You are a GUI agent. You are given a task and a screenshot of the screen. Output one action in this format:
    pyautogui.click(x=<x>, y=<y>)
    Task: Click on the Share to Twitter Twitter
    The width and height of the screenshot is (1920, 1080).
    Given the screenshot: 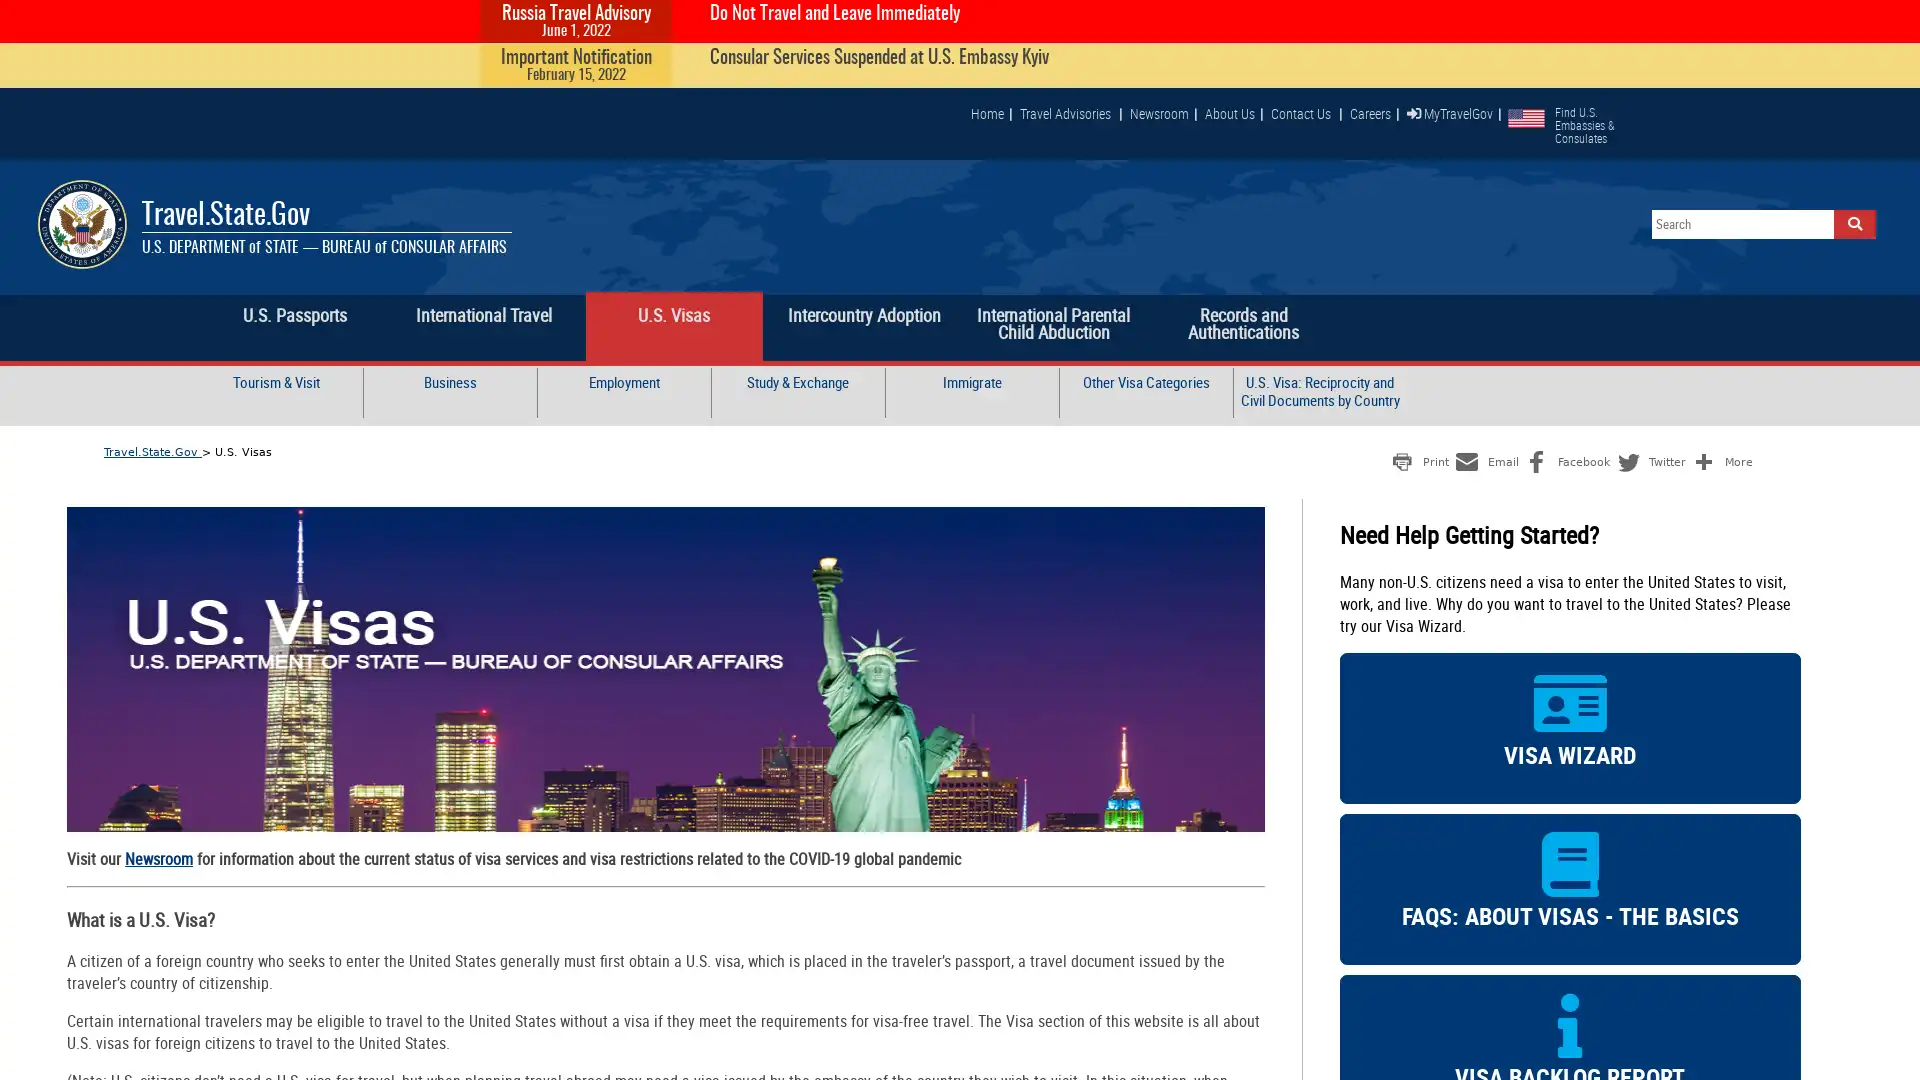 What is the action you would take?
    pyautogui.click(x=1650, y=461)
    